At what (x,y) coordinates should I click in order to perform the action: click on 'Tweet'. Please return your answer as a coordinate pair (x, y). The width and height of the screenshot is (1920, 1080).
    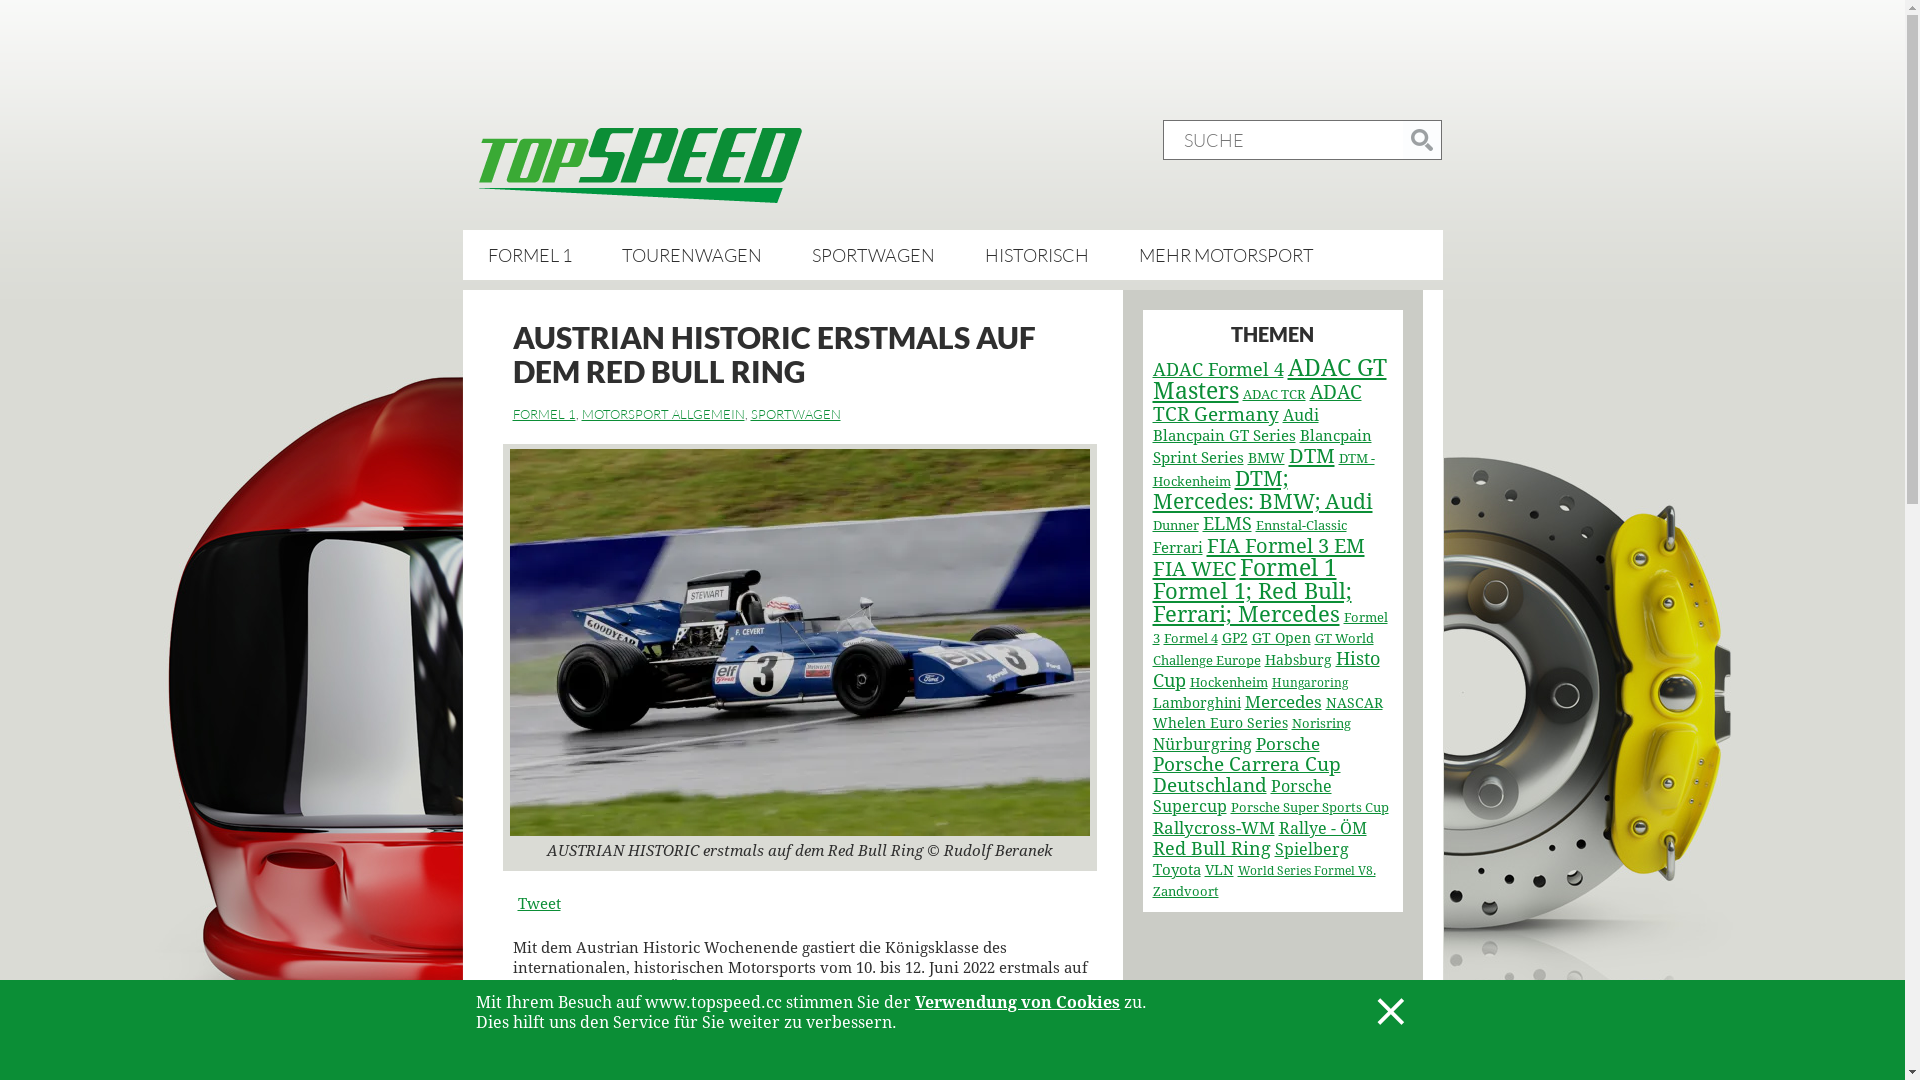
    Looking at the image, I should click on (518, 902).